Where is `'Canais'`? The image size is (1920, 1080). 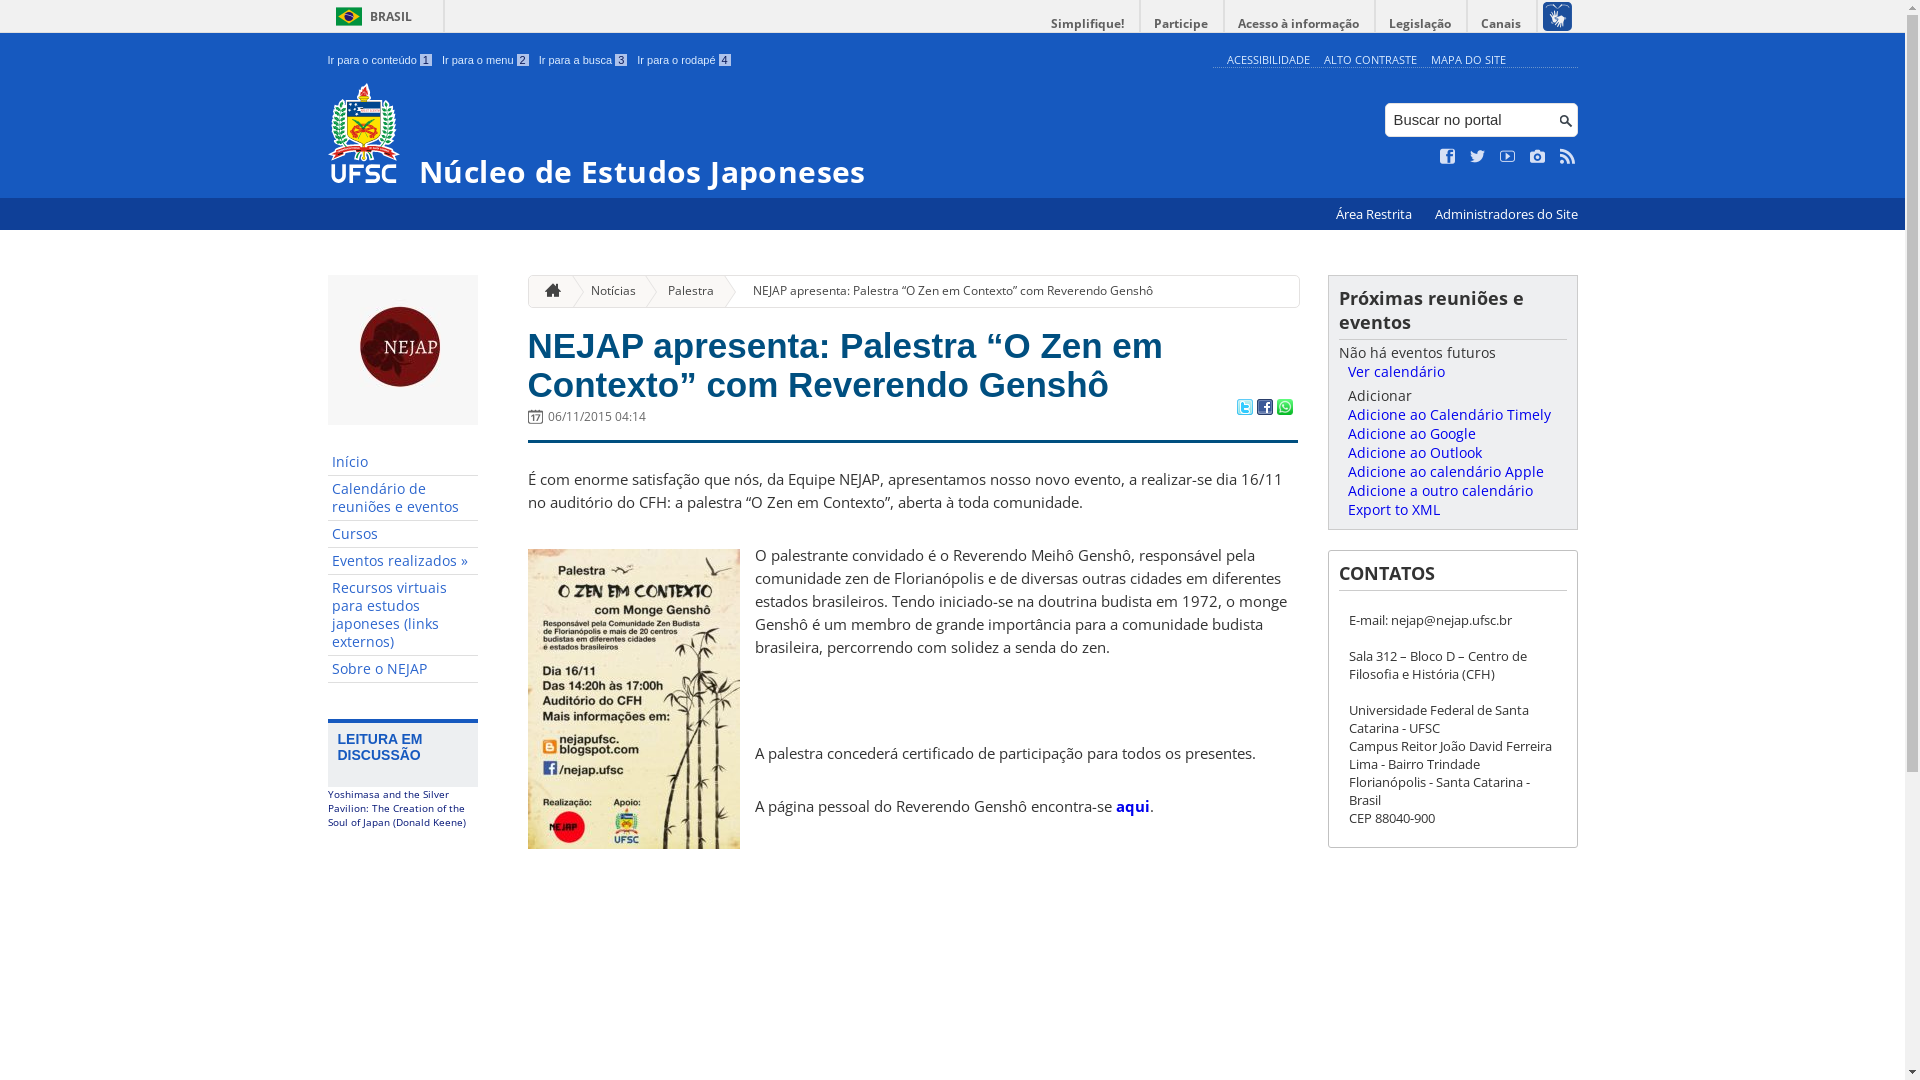
'Canais' is located at coordinates (1502, 23).